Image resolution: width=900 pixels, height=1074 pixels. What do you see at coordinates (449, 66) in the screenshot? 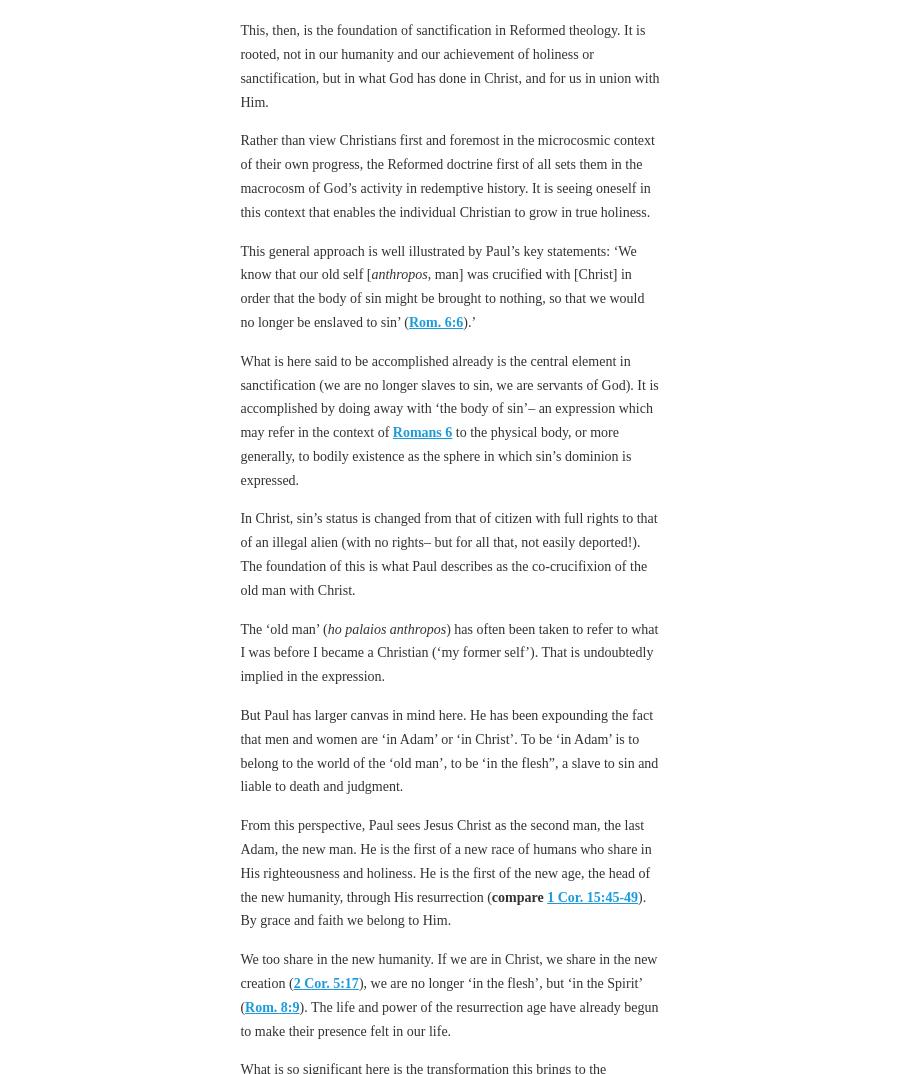
I see `'This, then, is the foundation of sanctification in Reformed theology. It is rooted, not in our humanity and our achievement of holiness or sanctification, but in what God has done in Christ, and for us in union with Him.'` at bounding box center [449, 66].